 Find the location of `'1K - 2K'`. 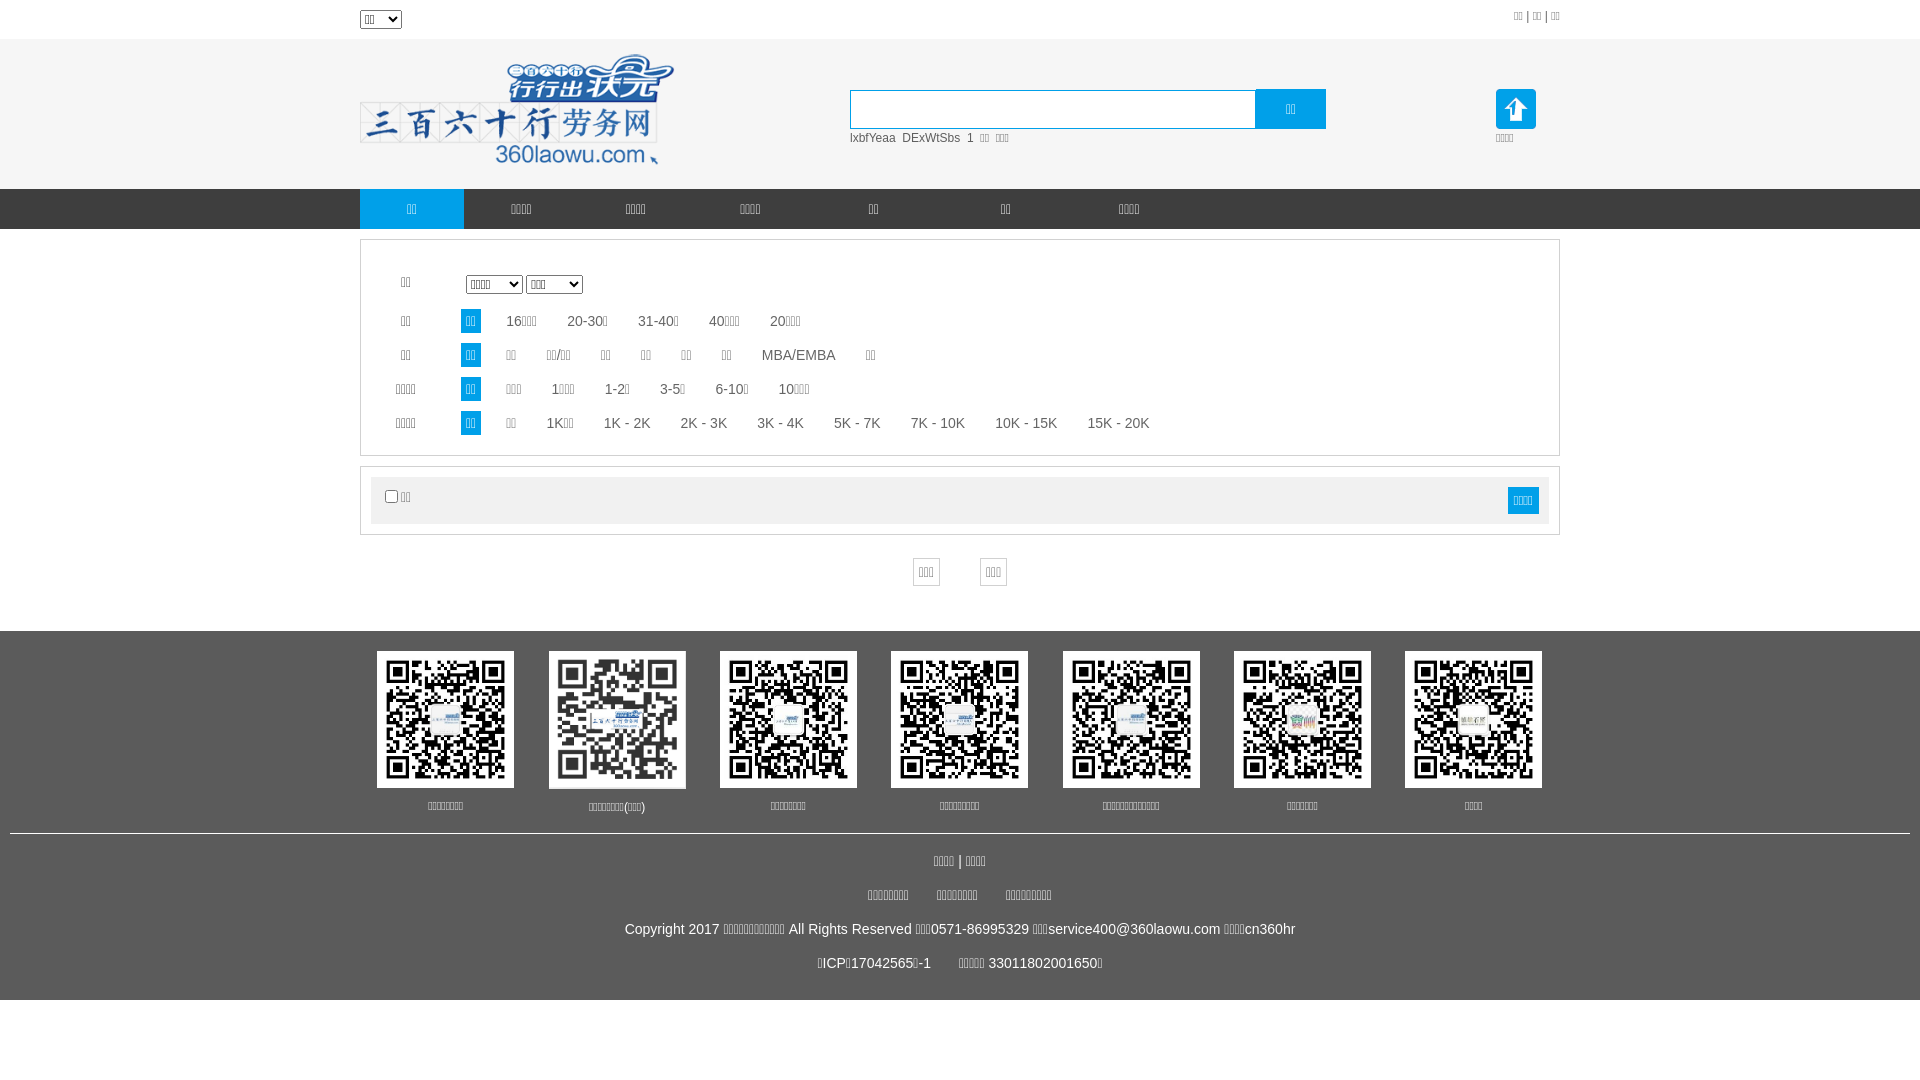

'1K - 2K' is located at coordinates (626, 422).